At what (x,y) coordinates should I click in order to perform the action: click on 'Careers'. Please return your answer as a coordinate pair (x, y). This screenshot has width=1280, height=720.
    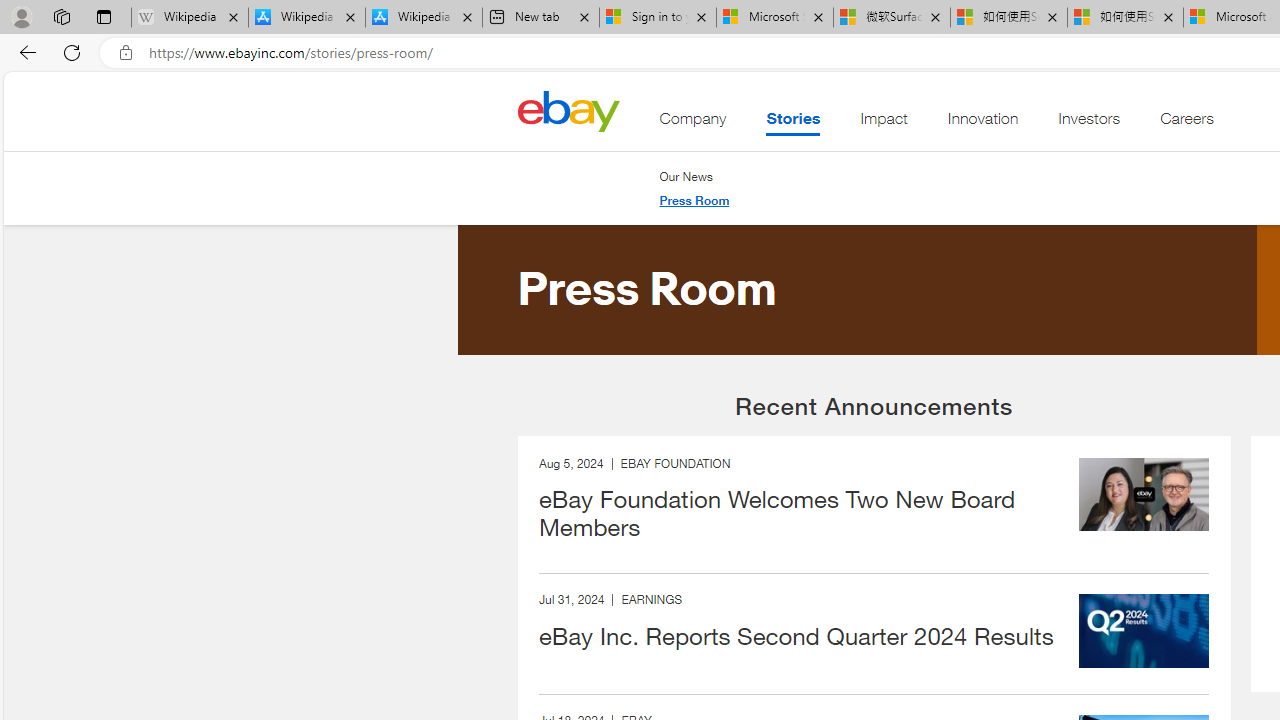
    Looking at the image, I should click on (1186, 123).